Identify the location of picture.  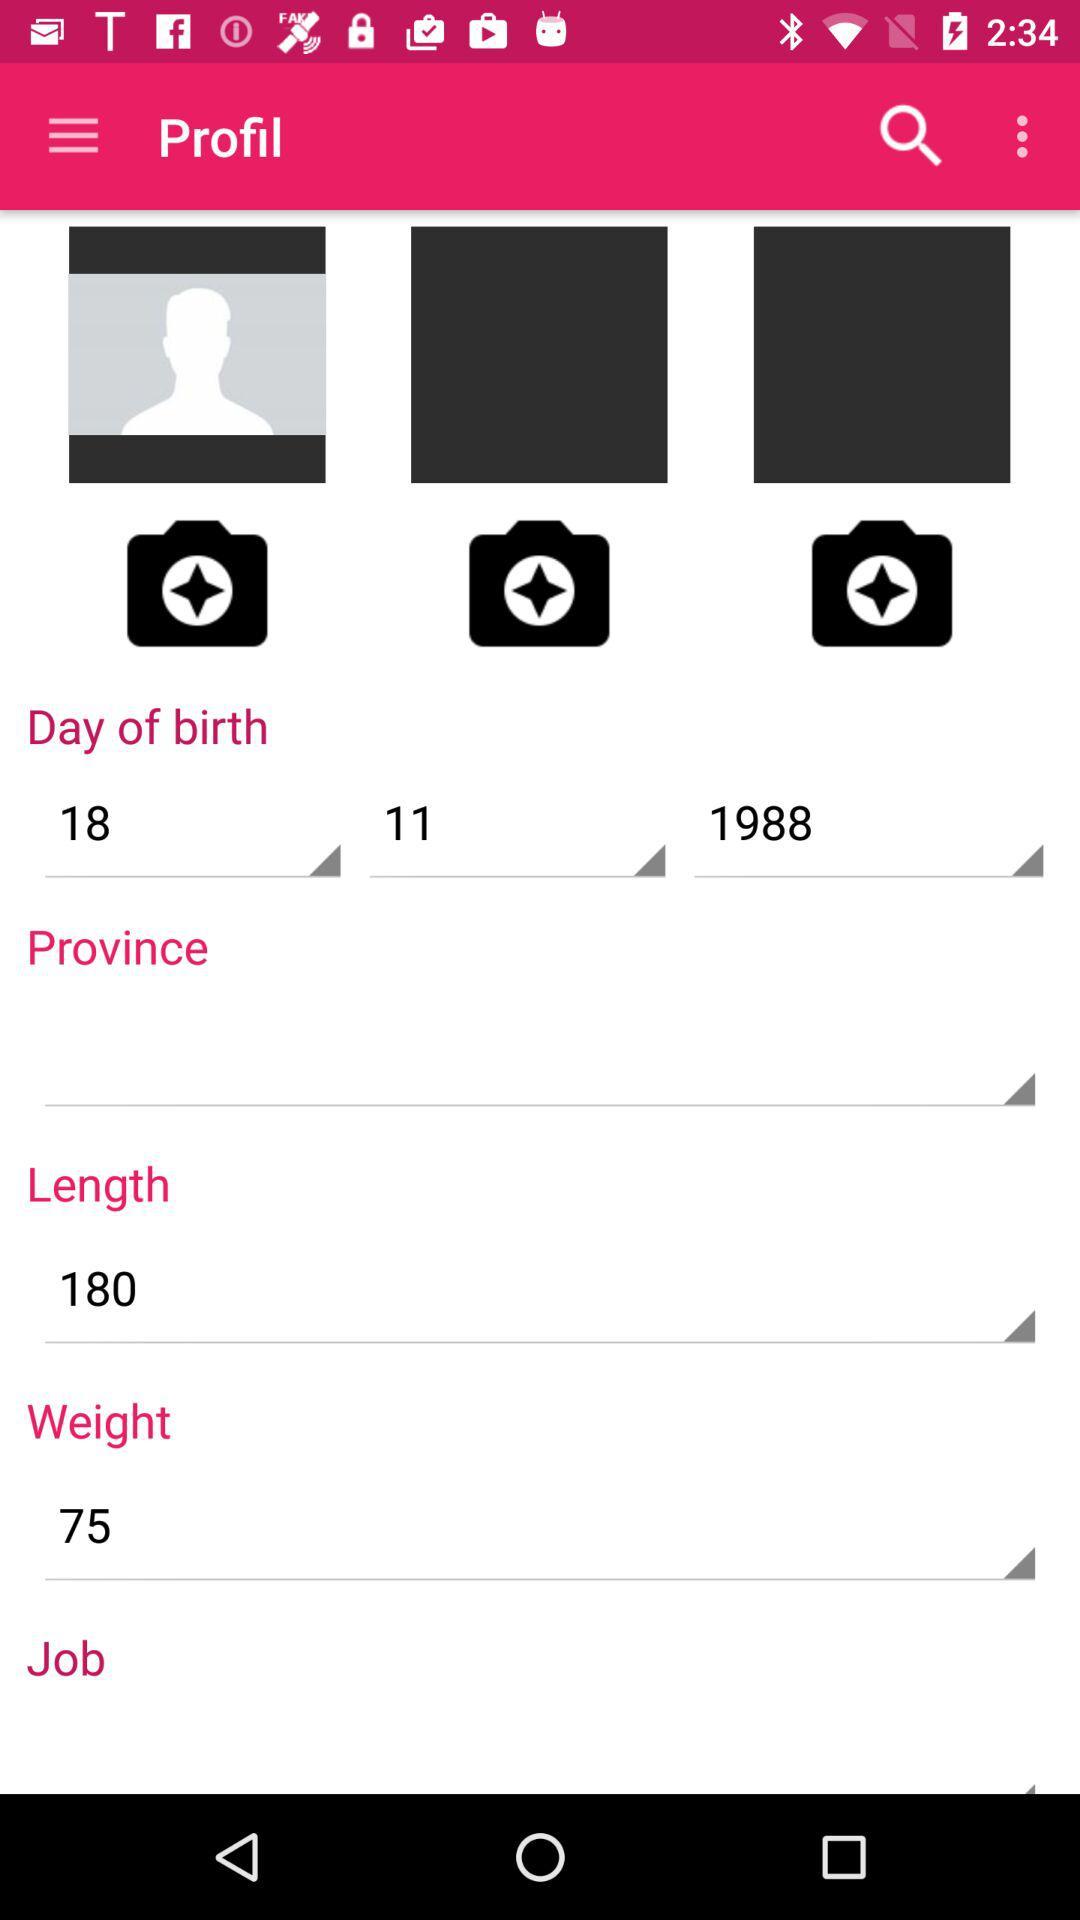
(538, 582).